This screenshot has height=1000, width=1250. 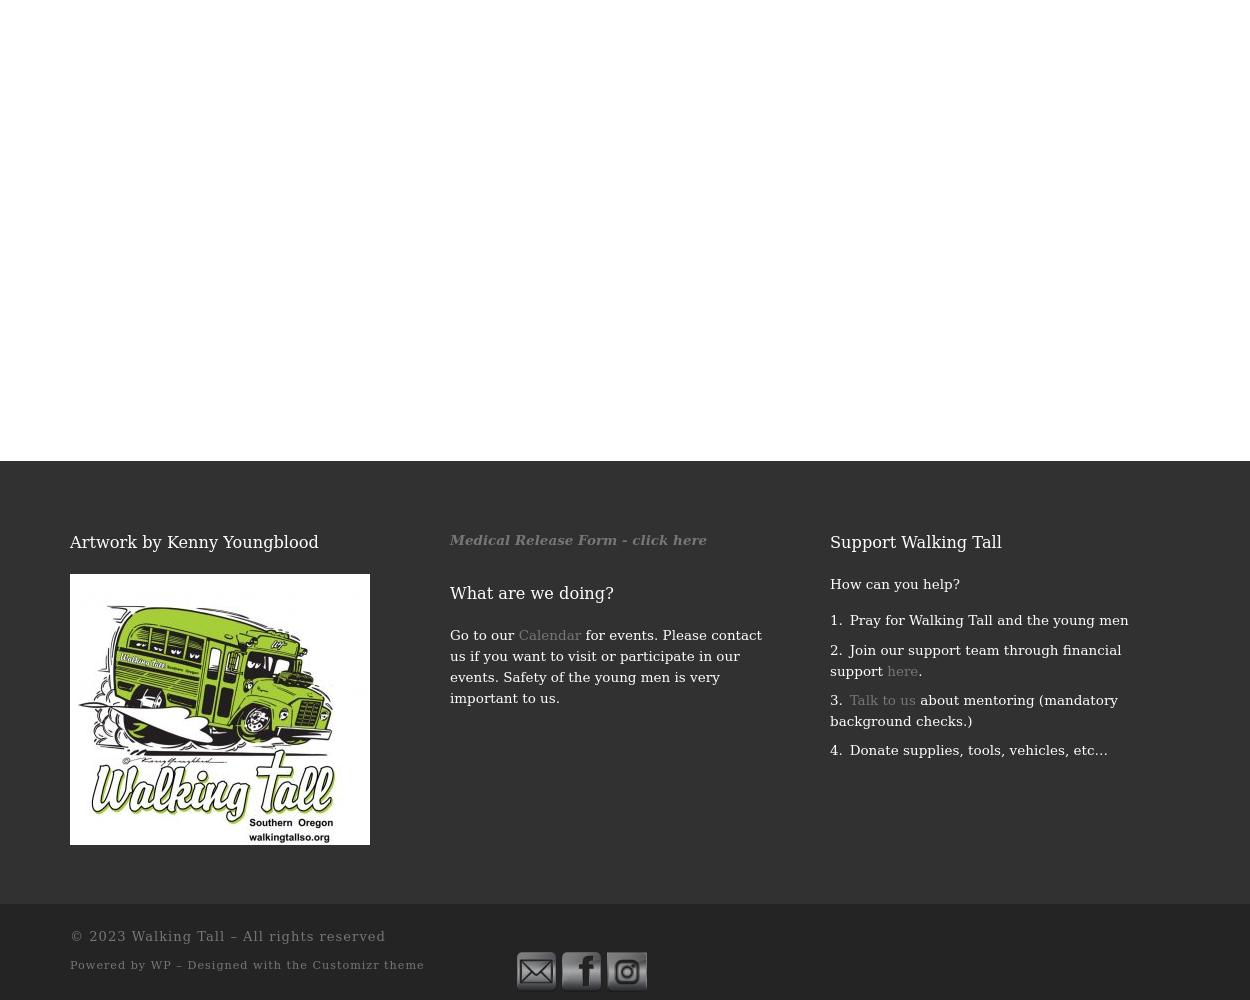 I want to click on '2016 Fishing and Camping Trip', so click(x=887, y=94).